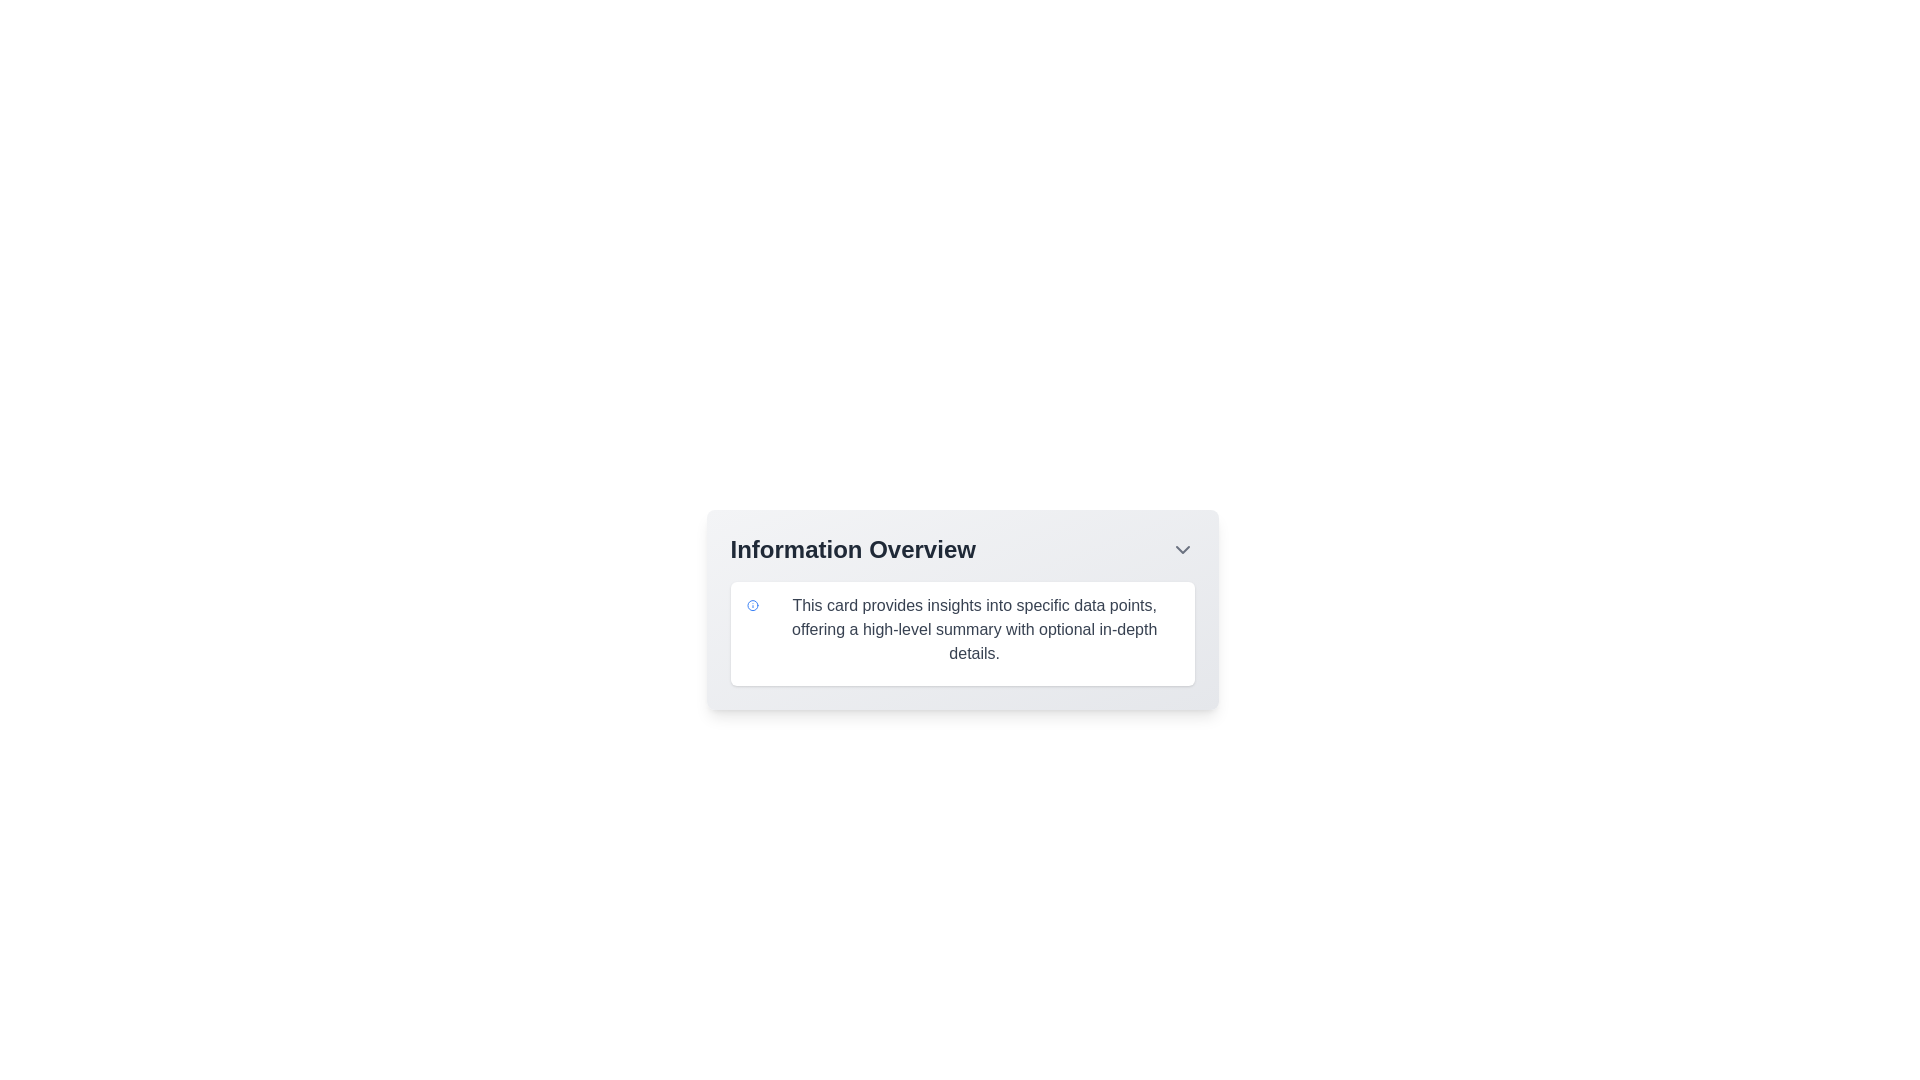 This screenshot has width=1920, height=1080. I want to click on the header element displaying 'Information Overview', so click(962, 550).